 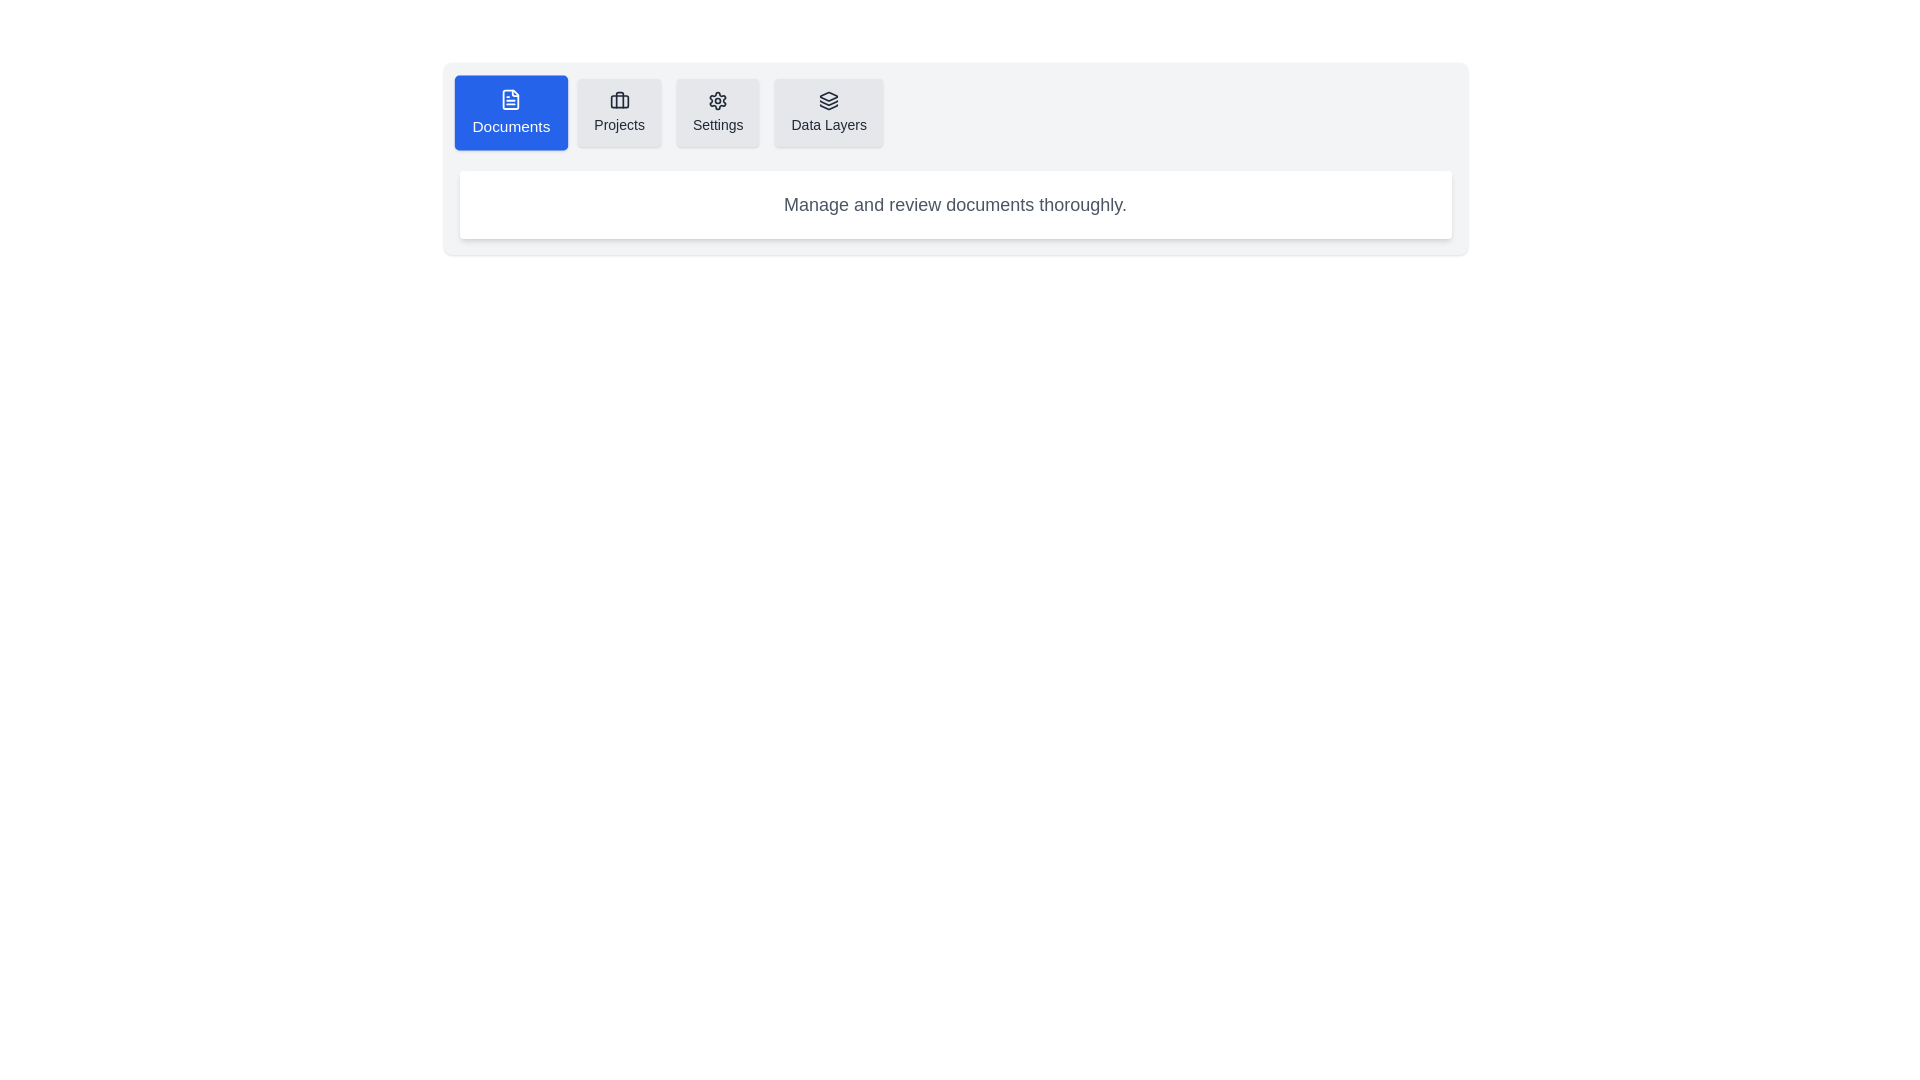 What do you see at coordinates (718, 112) in the screenshot?
I see `the tab labeled Settings` at bounding box center [718, 112].